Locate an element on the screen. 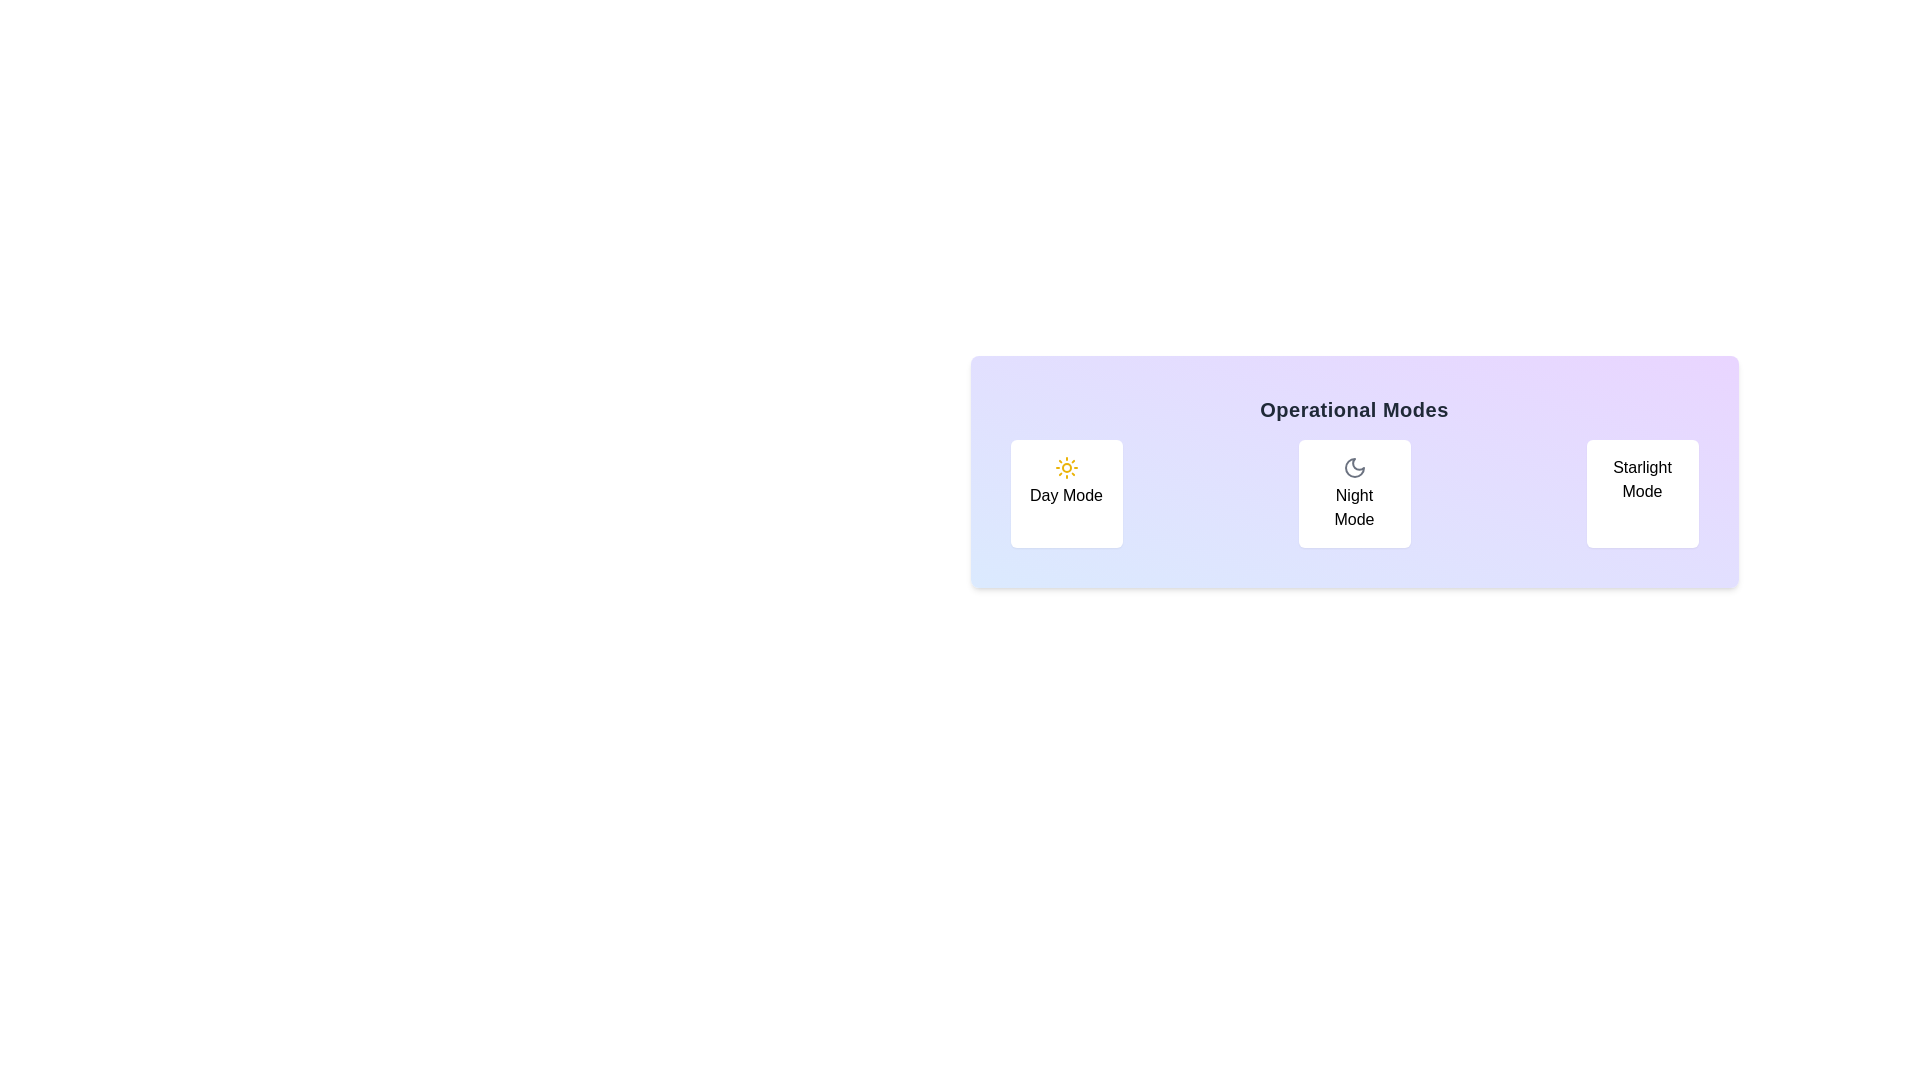 This screenshot has width=1920, height=1080. the button labeled Night Mode to observe the hover effect is located at coordinates (1354, 493).